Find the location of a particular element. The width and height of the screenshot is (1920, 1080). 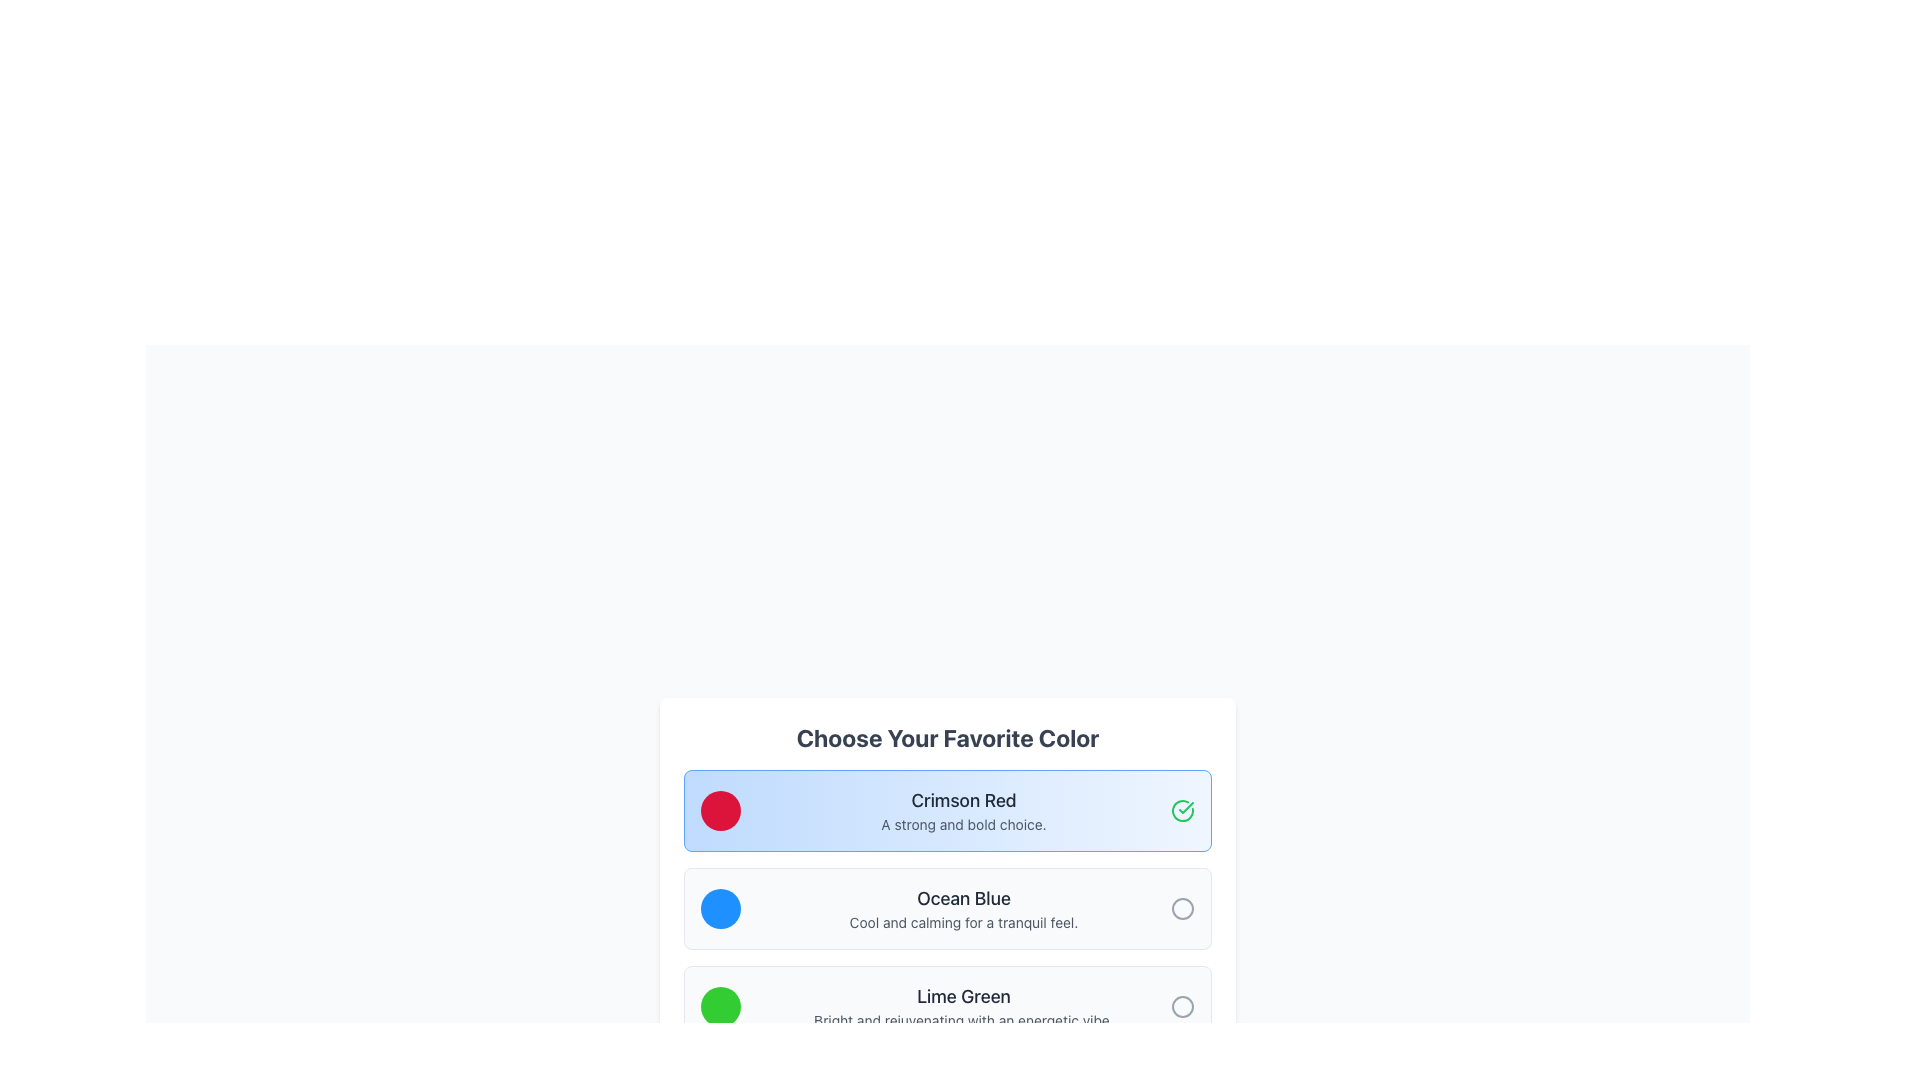

the text label that states 'A strong and bold choice.' which is located directly below the title 'Crimson Red' is located at coordinates (964, 825).